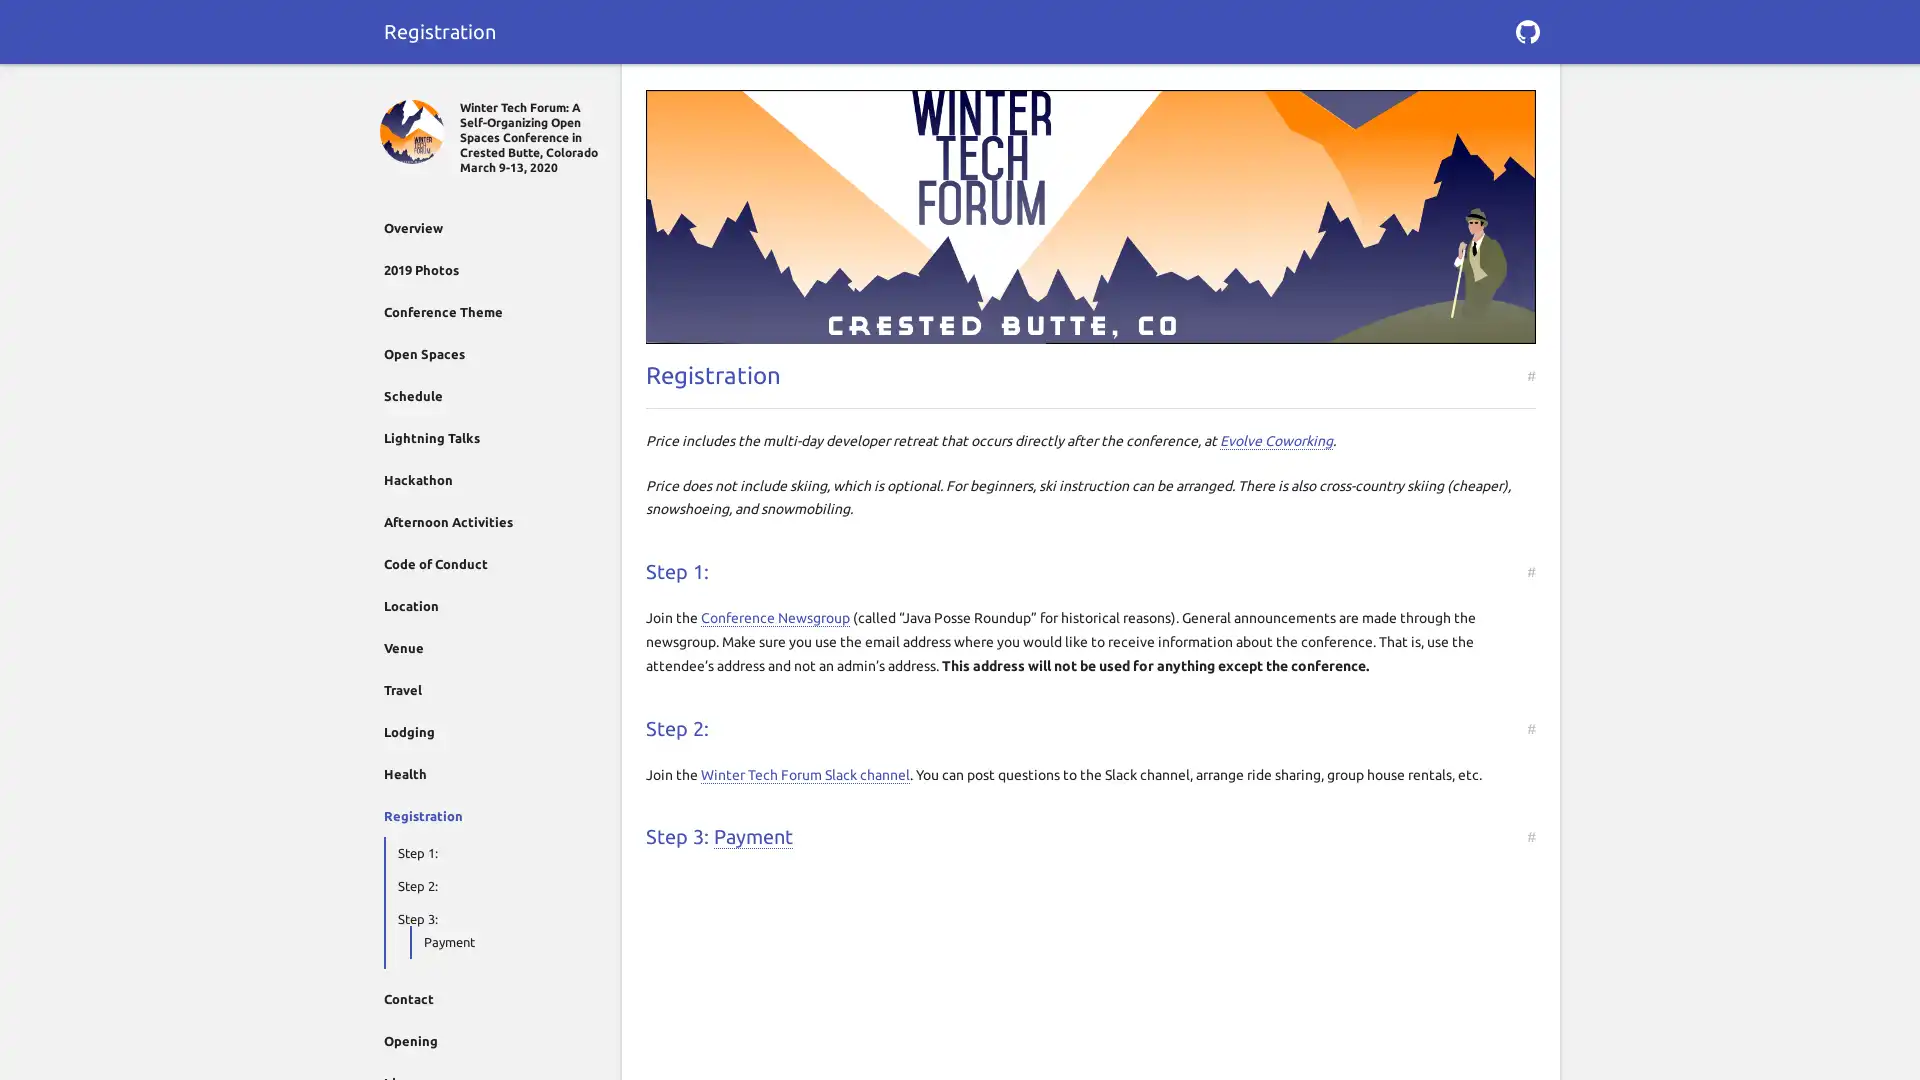  I want to click on GitHub, so click(1526, 31).